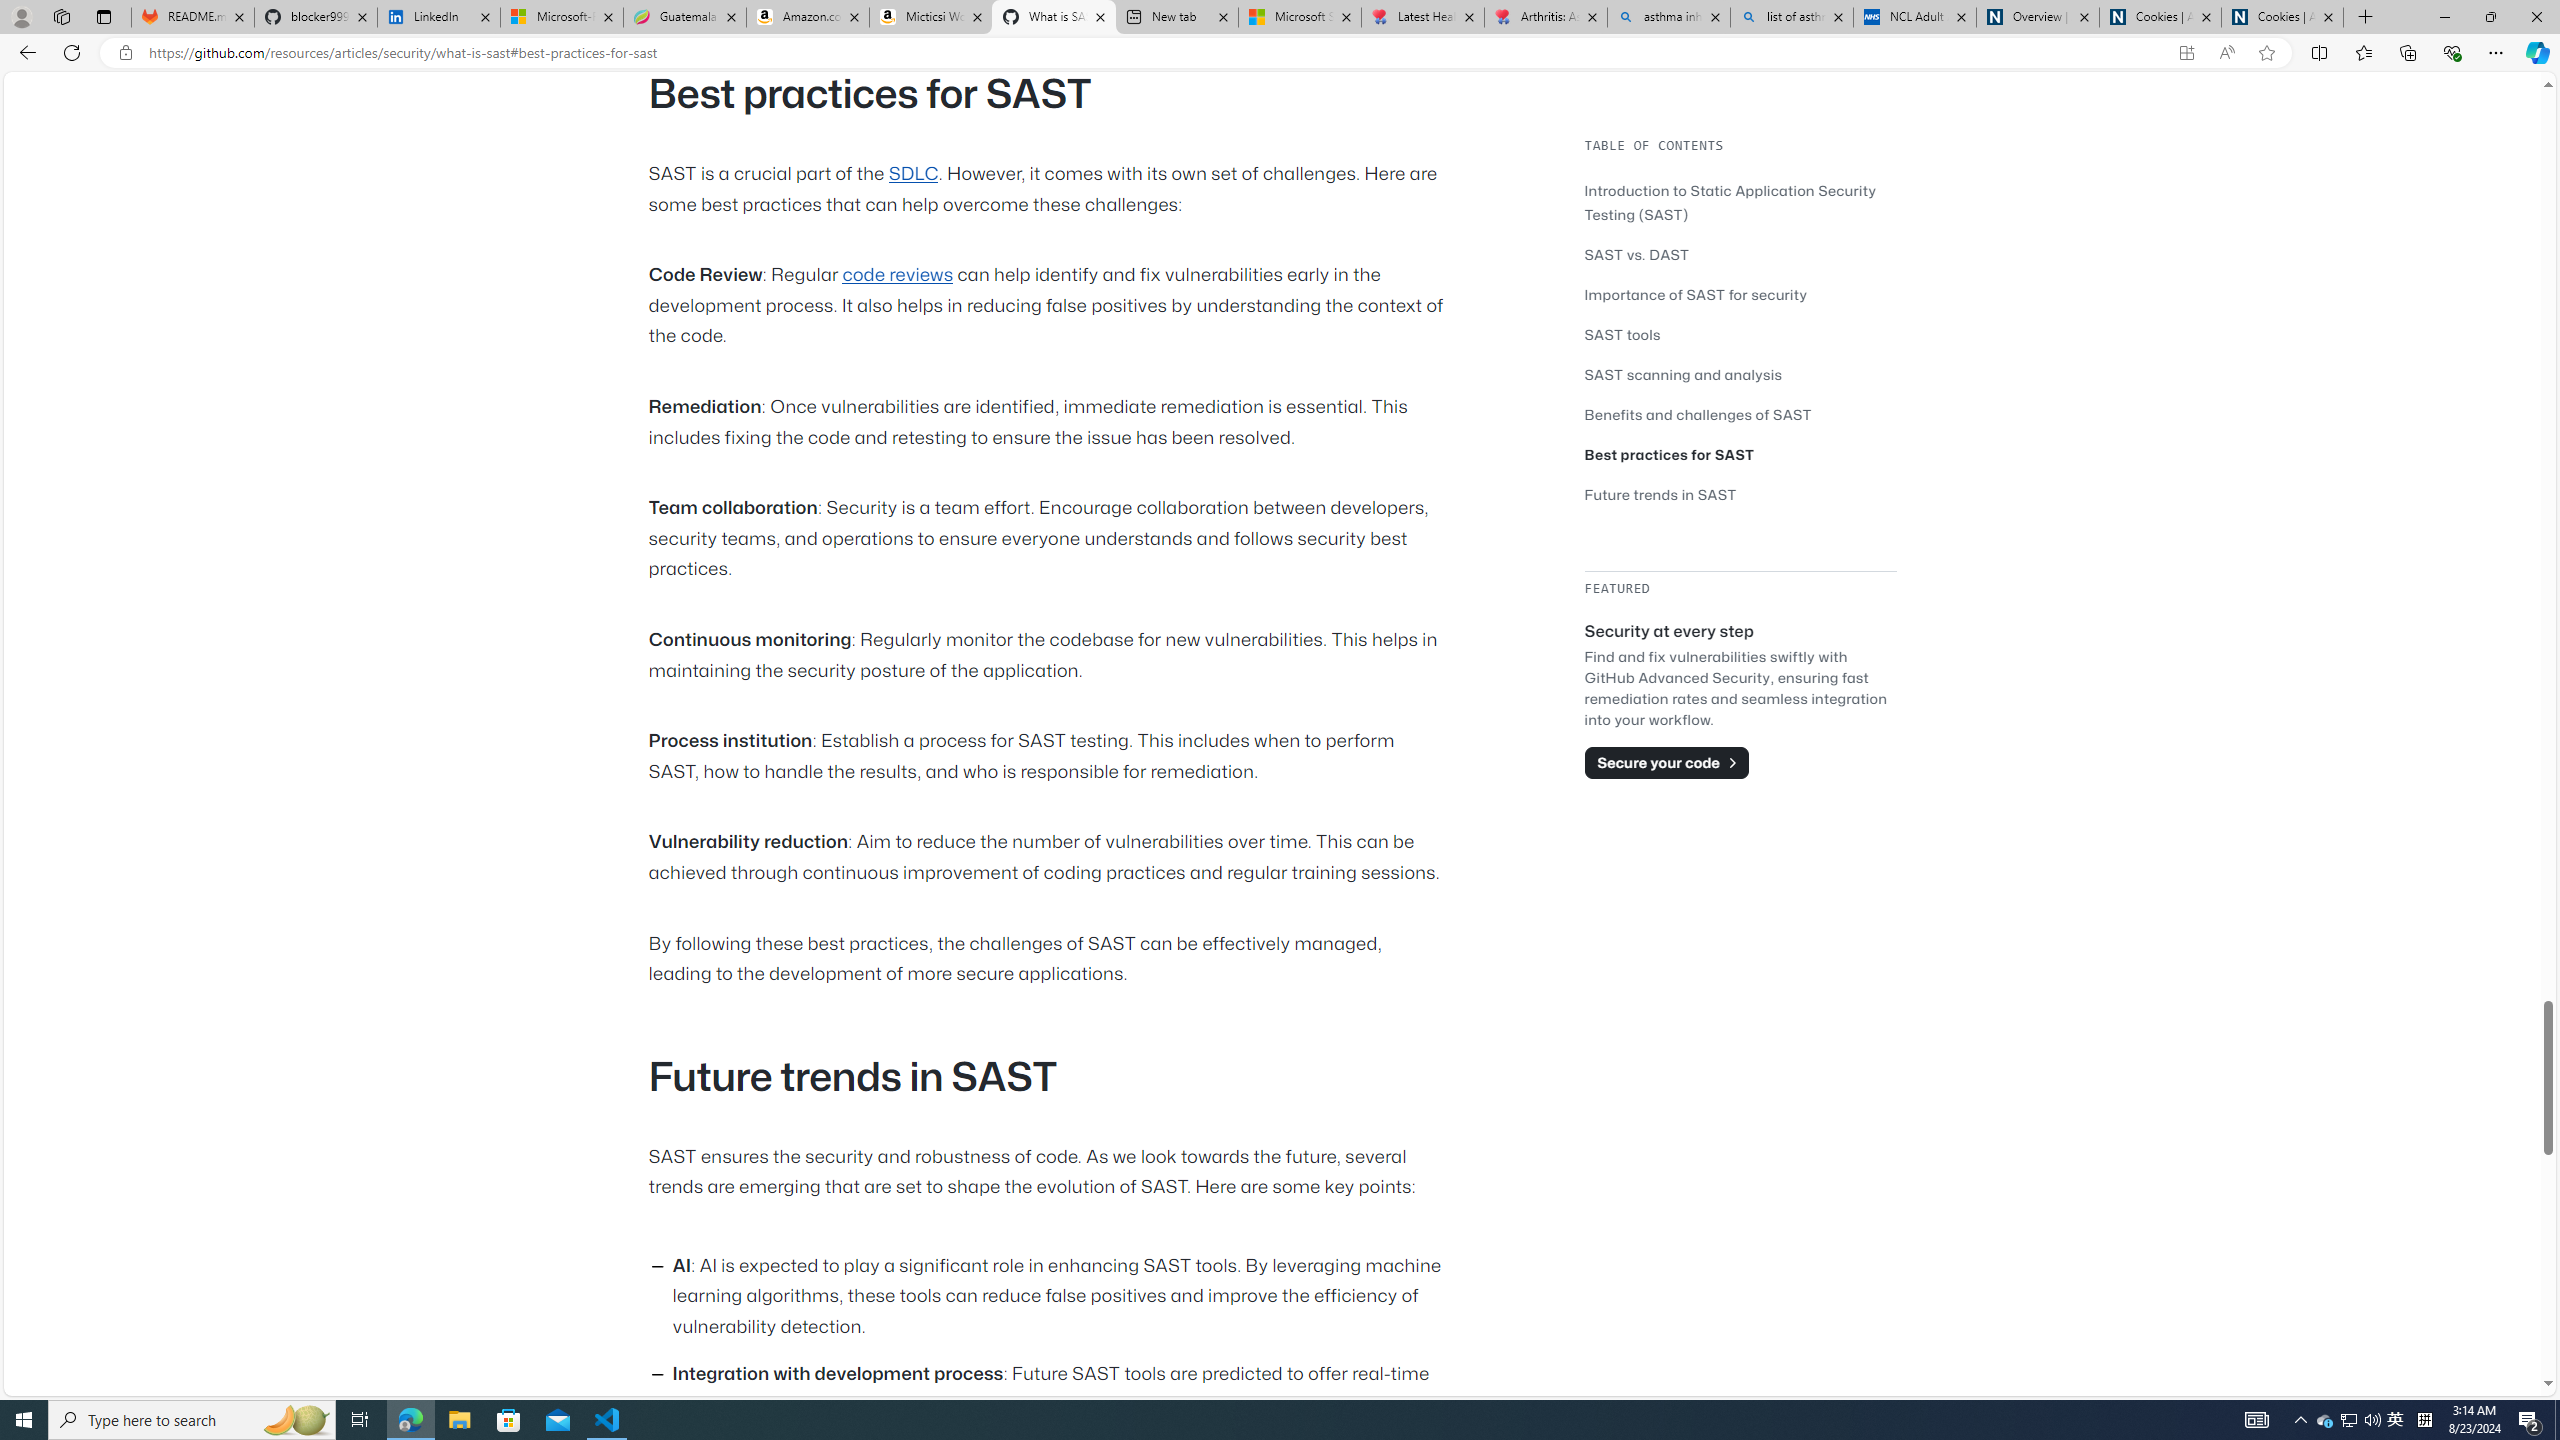 This screenshot has width=2560, height=1440. What do you see at coordinates (1740, 202) in the screenshot?
I see `'Introduction to Static Application Security Testing (SAST)'` at bounding box center [1740, 202].